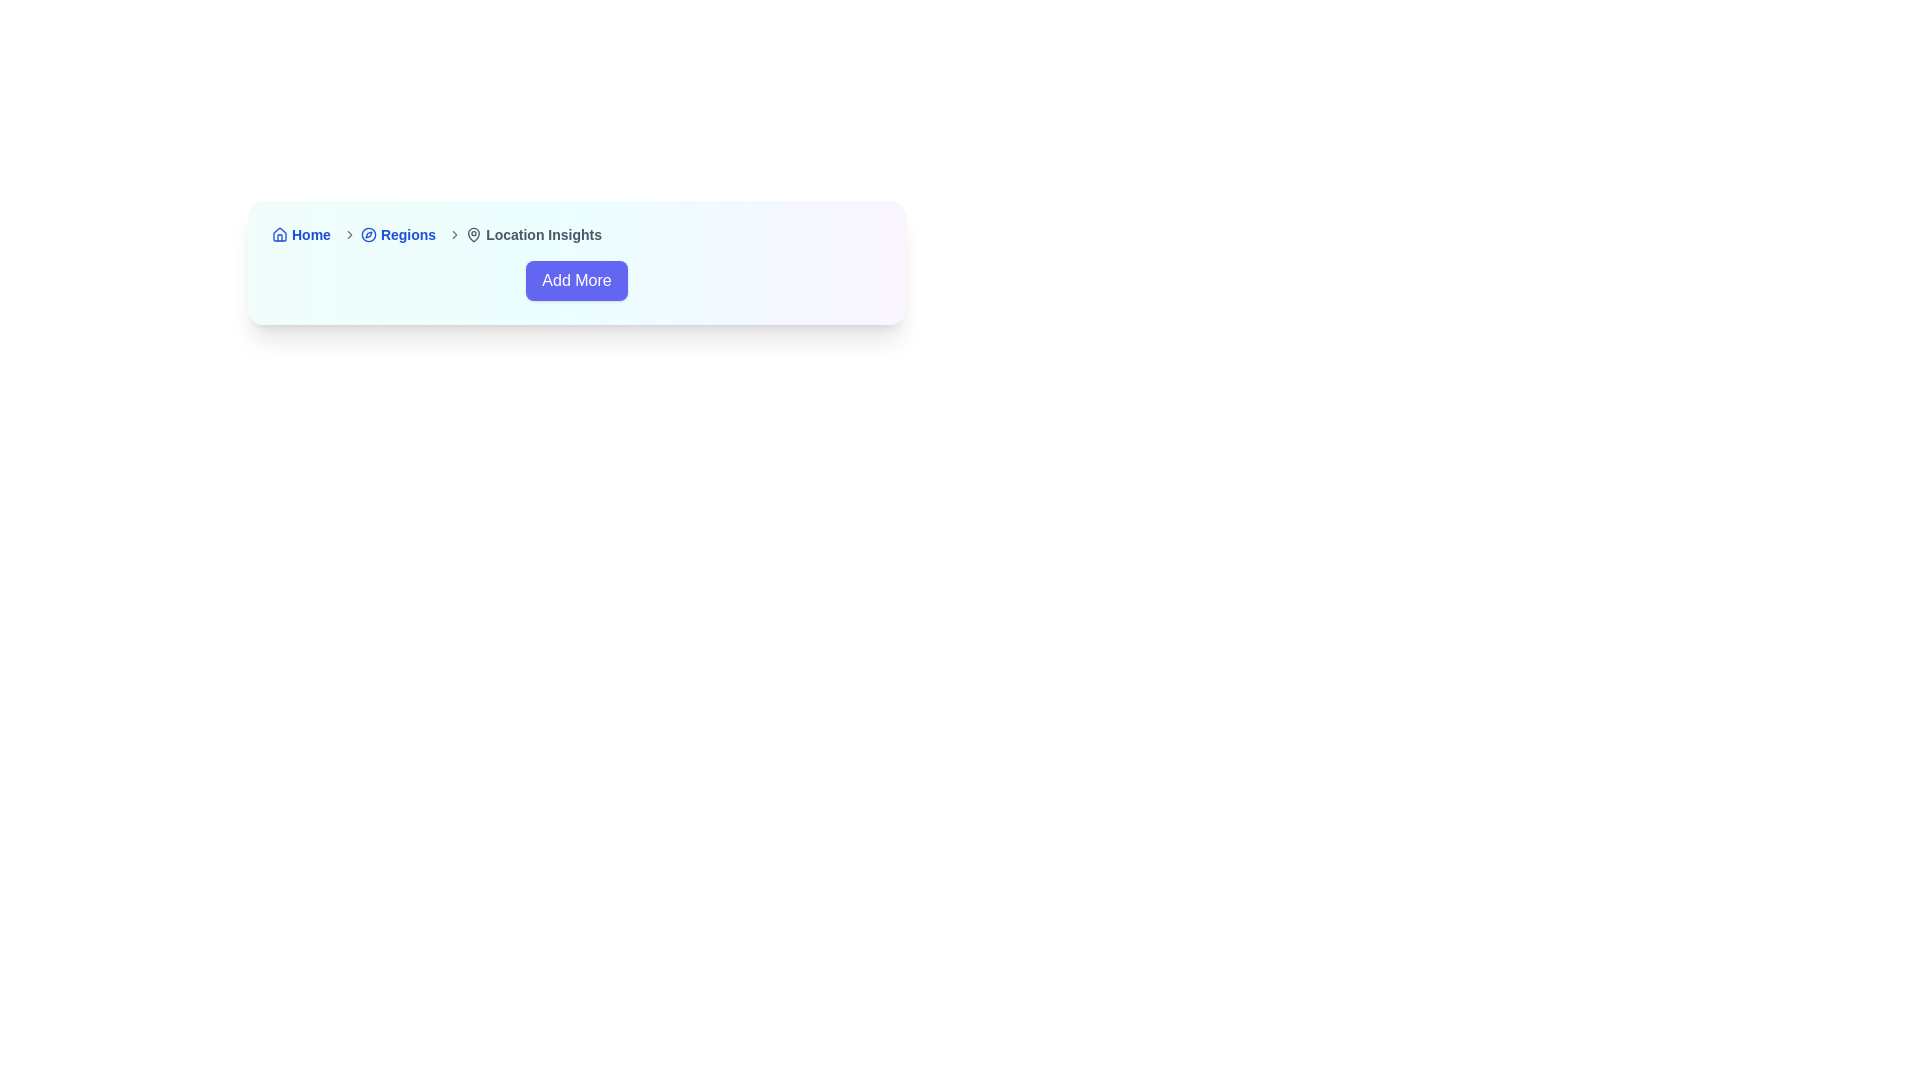 Image resolution: width=1920 pixels, height=1080 pixels. What do you see at coordinates (368, 234) in the screenshot?
I see `the compass needle icon located in the breadcrumb navigation between the 'Regions' and 'Location Insights' labels` at bounding box center [368, 234].